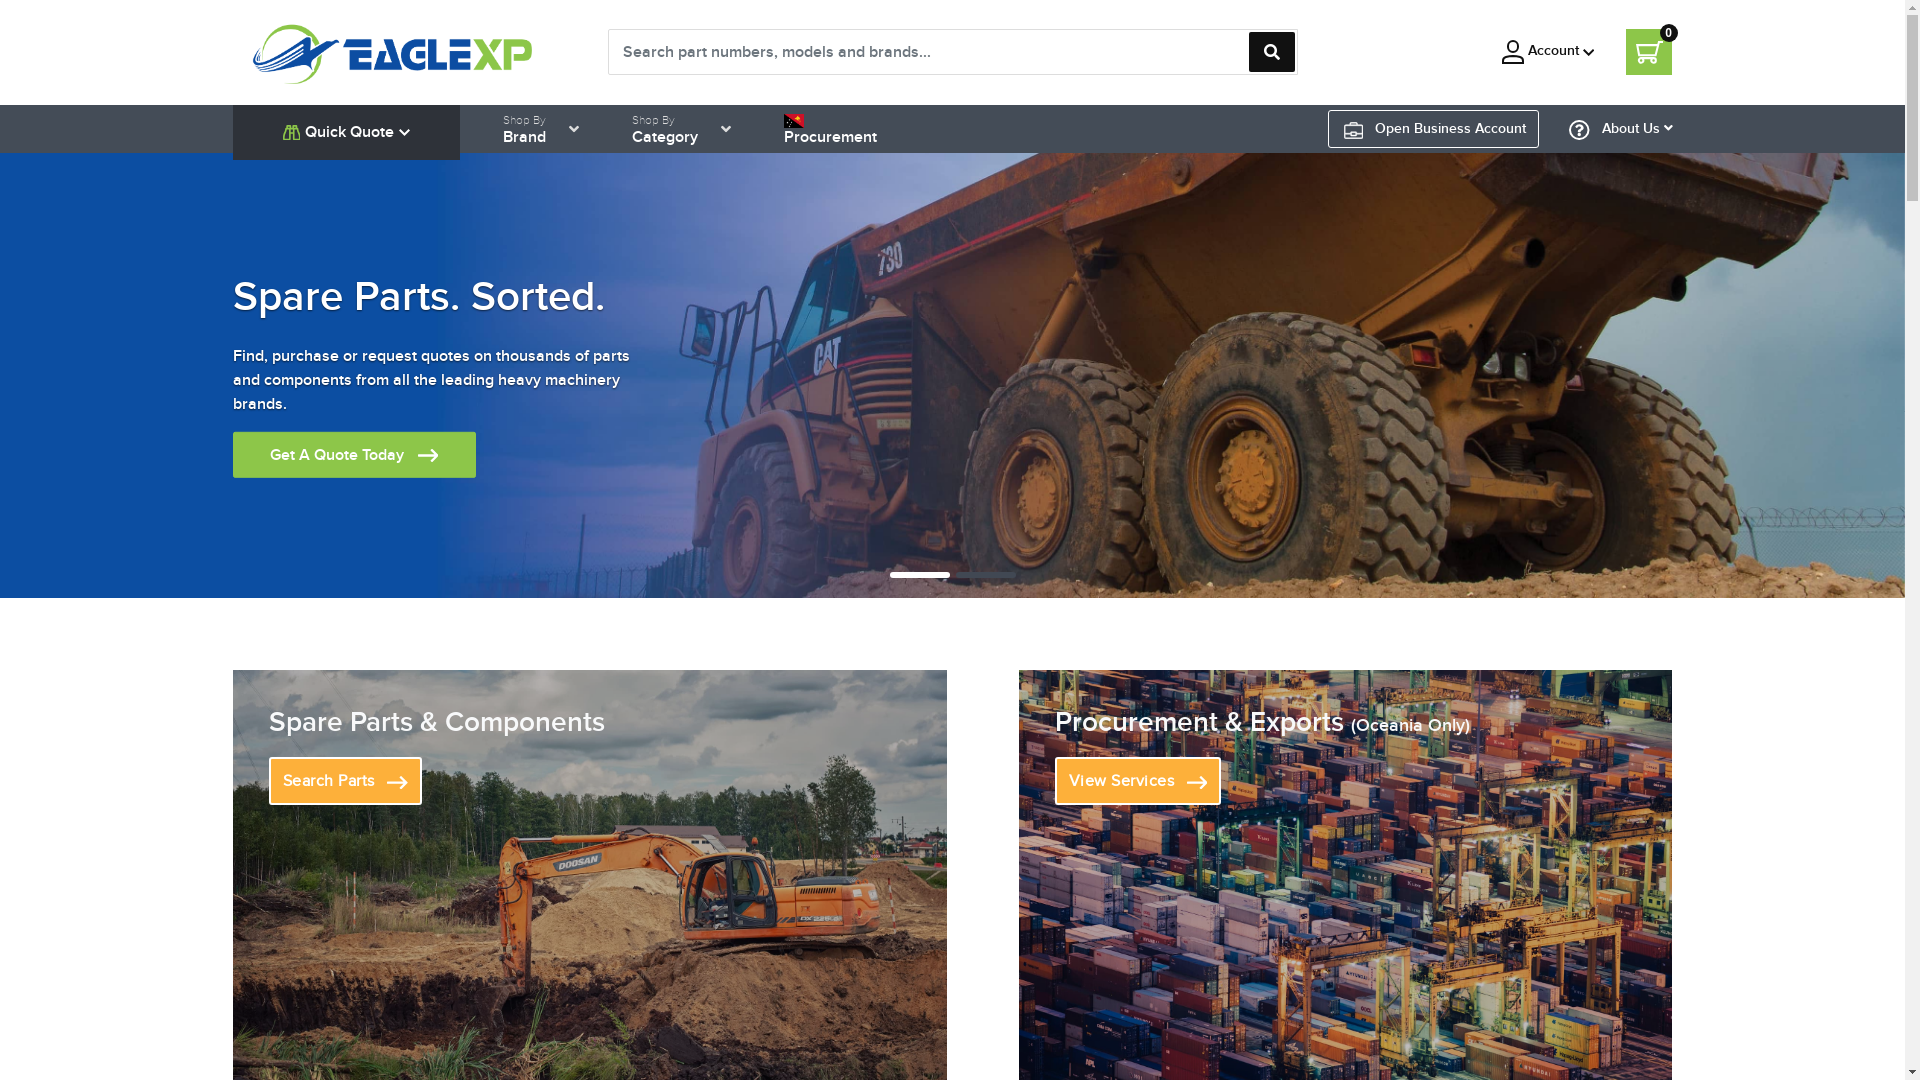 Image resolution: width=1920 pixels, height=1080 pixels. I want to click on 'Shop By, so click(665, 128).